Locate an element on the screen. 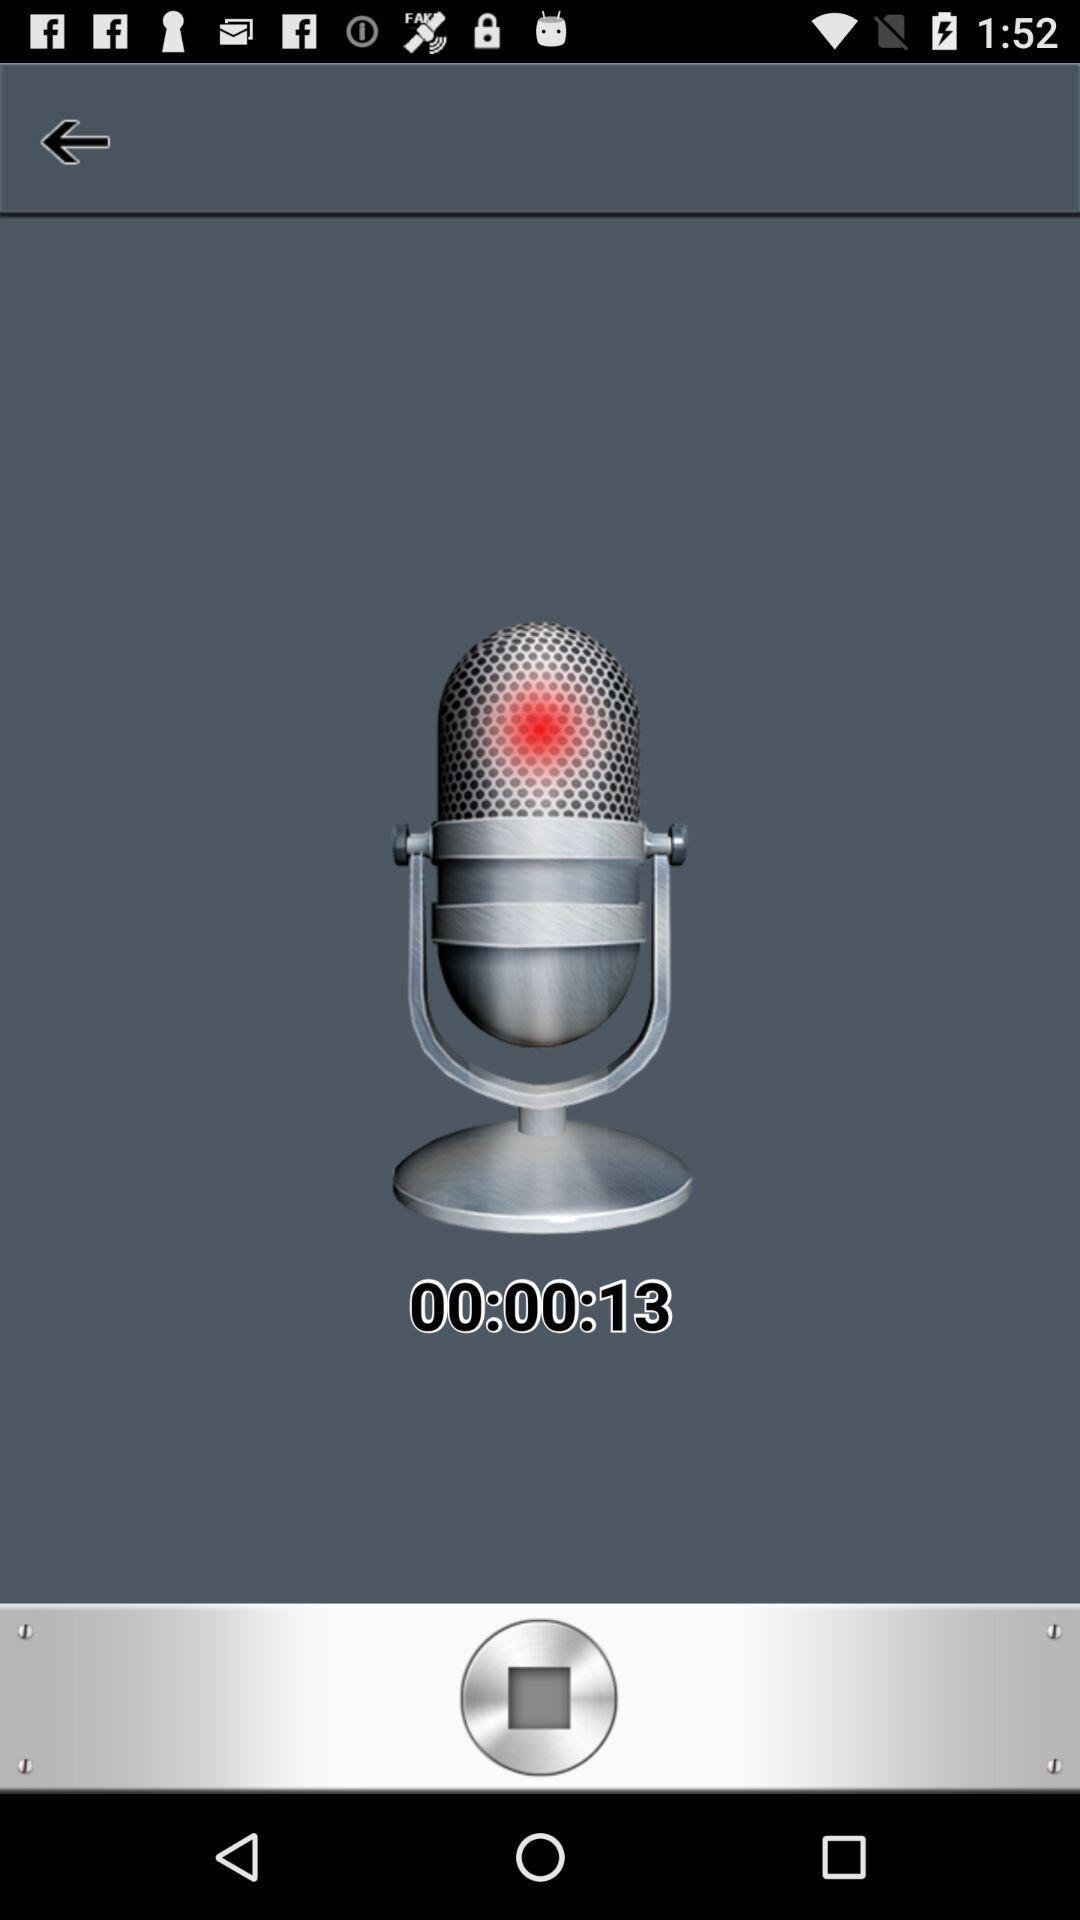  icon below the 00:00:13 is located at coordinates (538, 1697).